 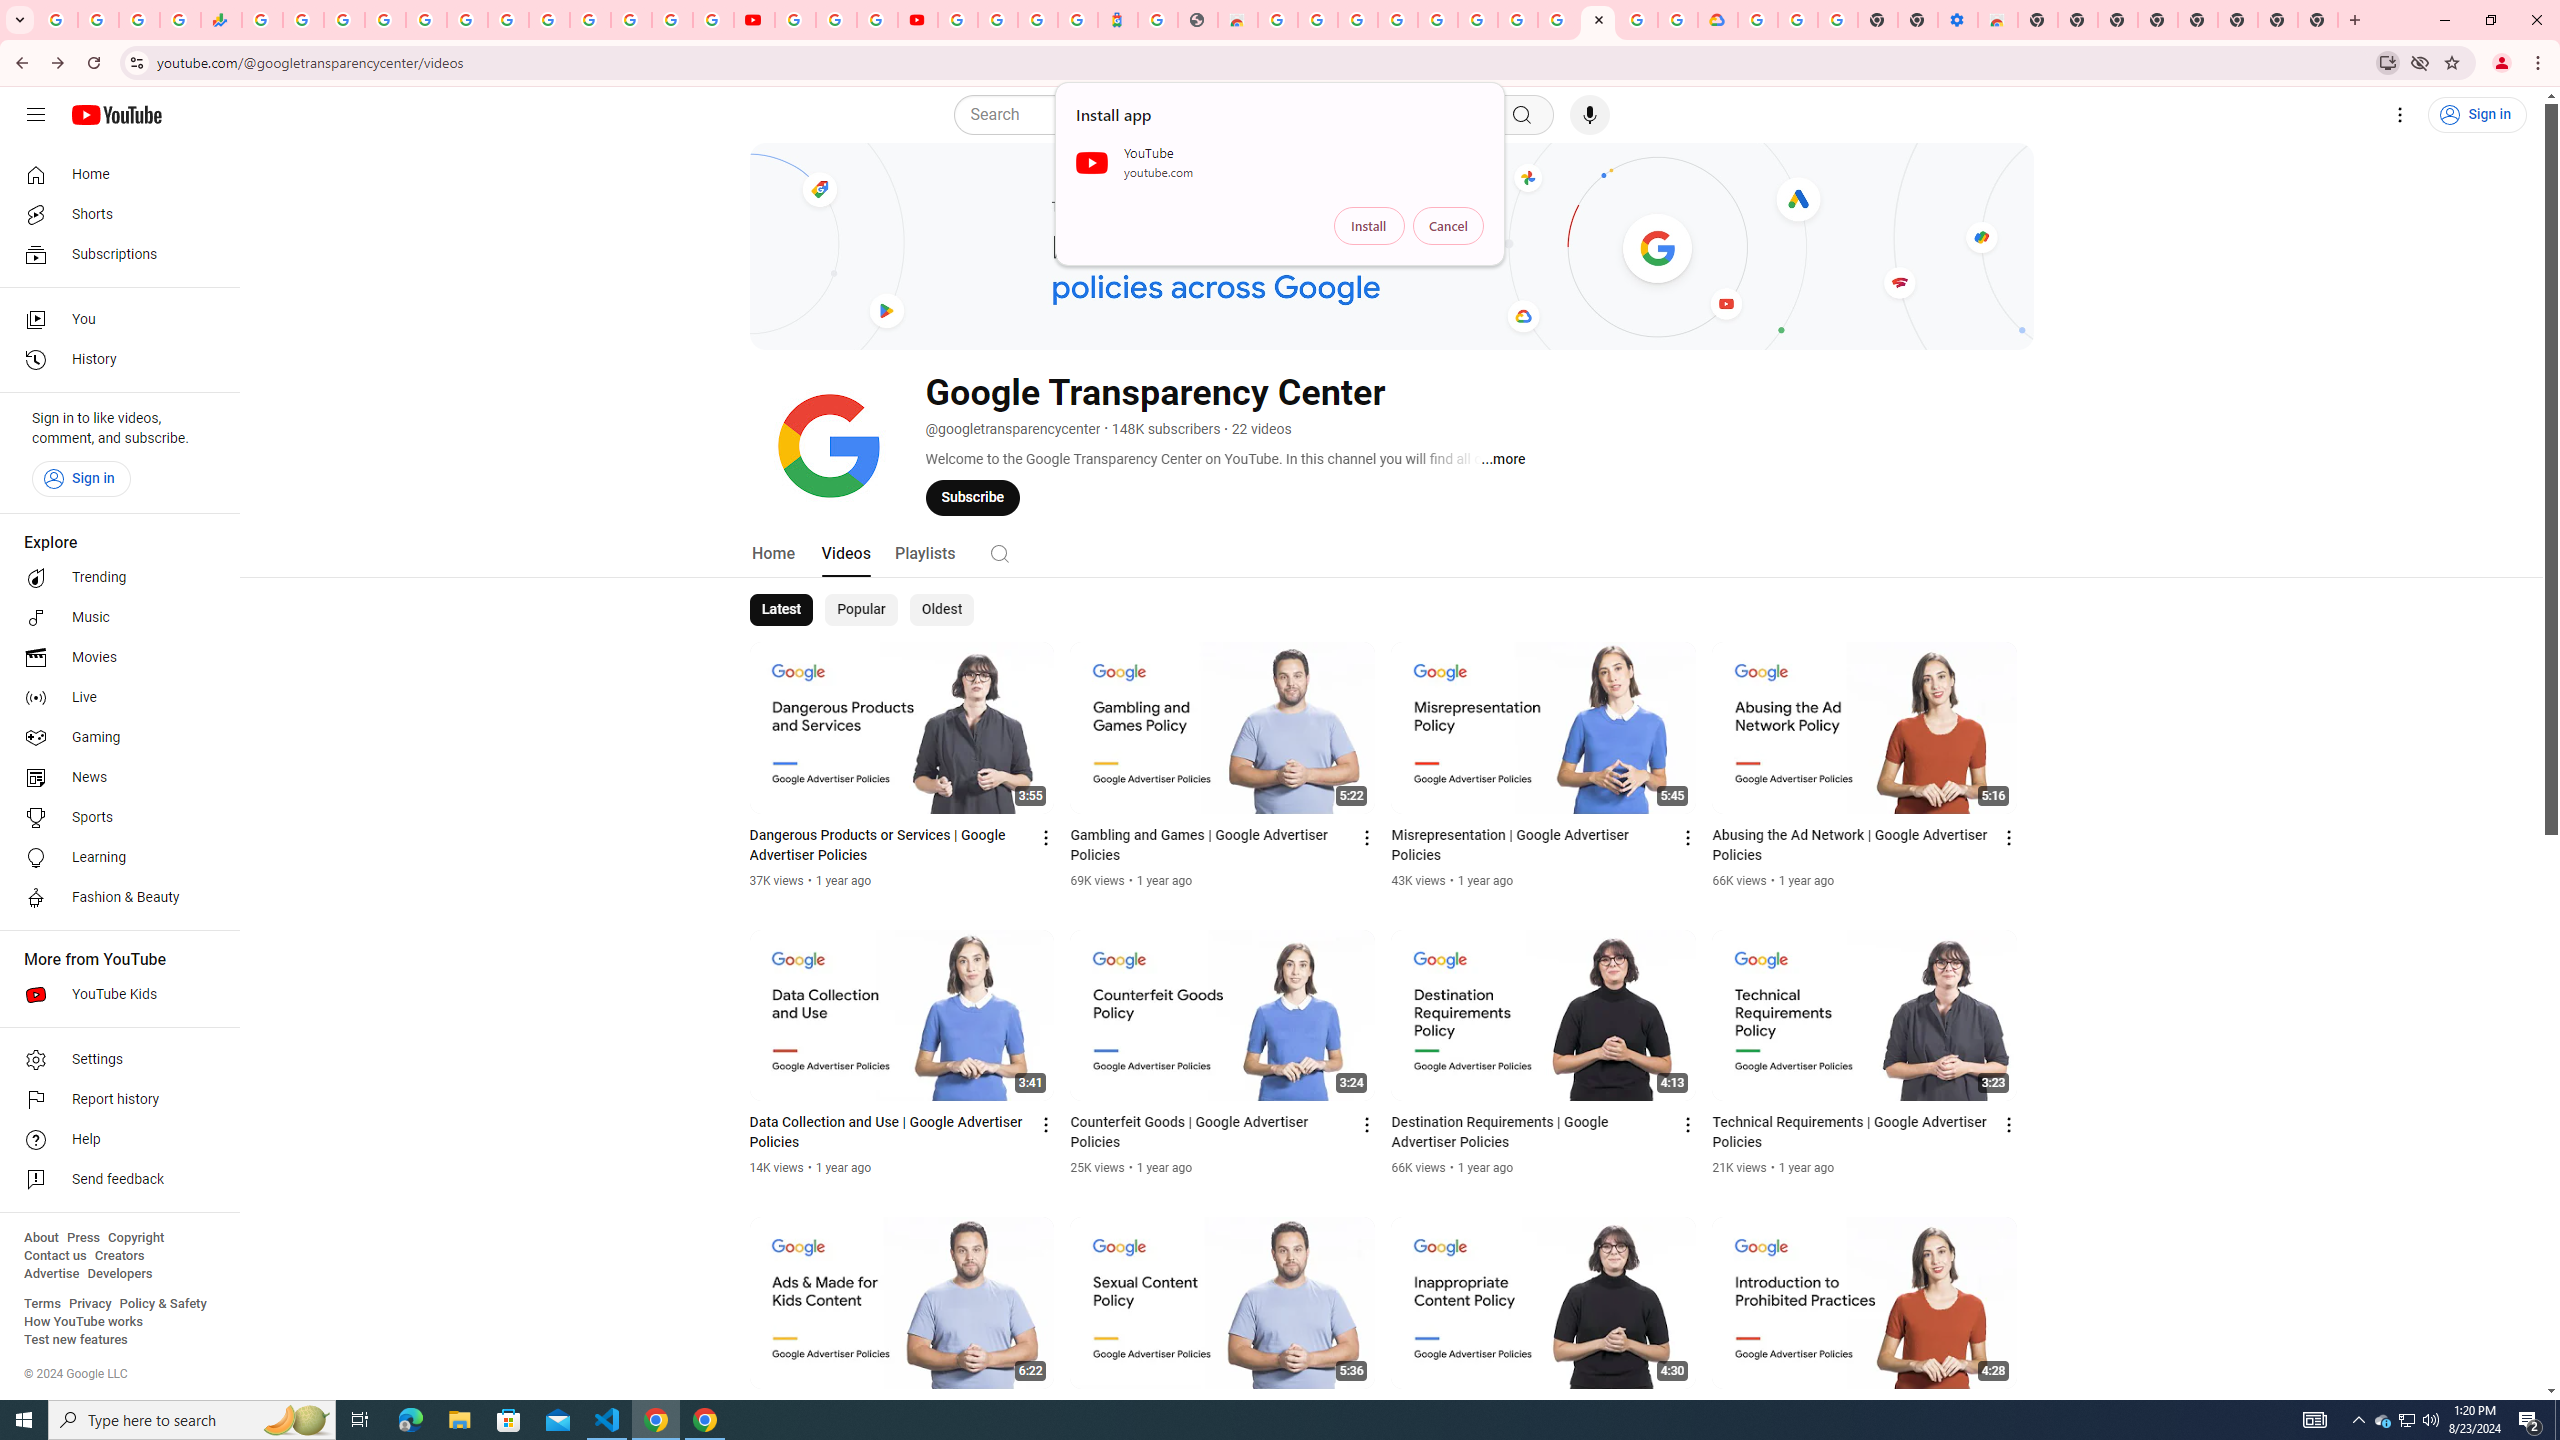 I want to click on 'Subscribe', so click(x=971, y=497).